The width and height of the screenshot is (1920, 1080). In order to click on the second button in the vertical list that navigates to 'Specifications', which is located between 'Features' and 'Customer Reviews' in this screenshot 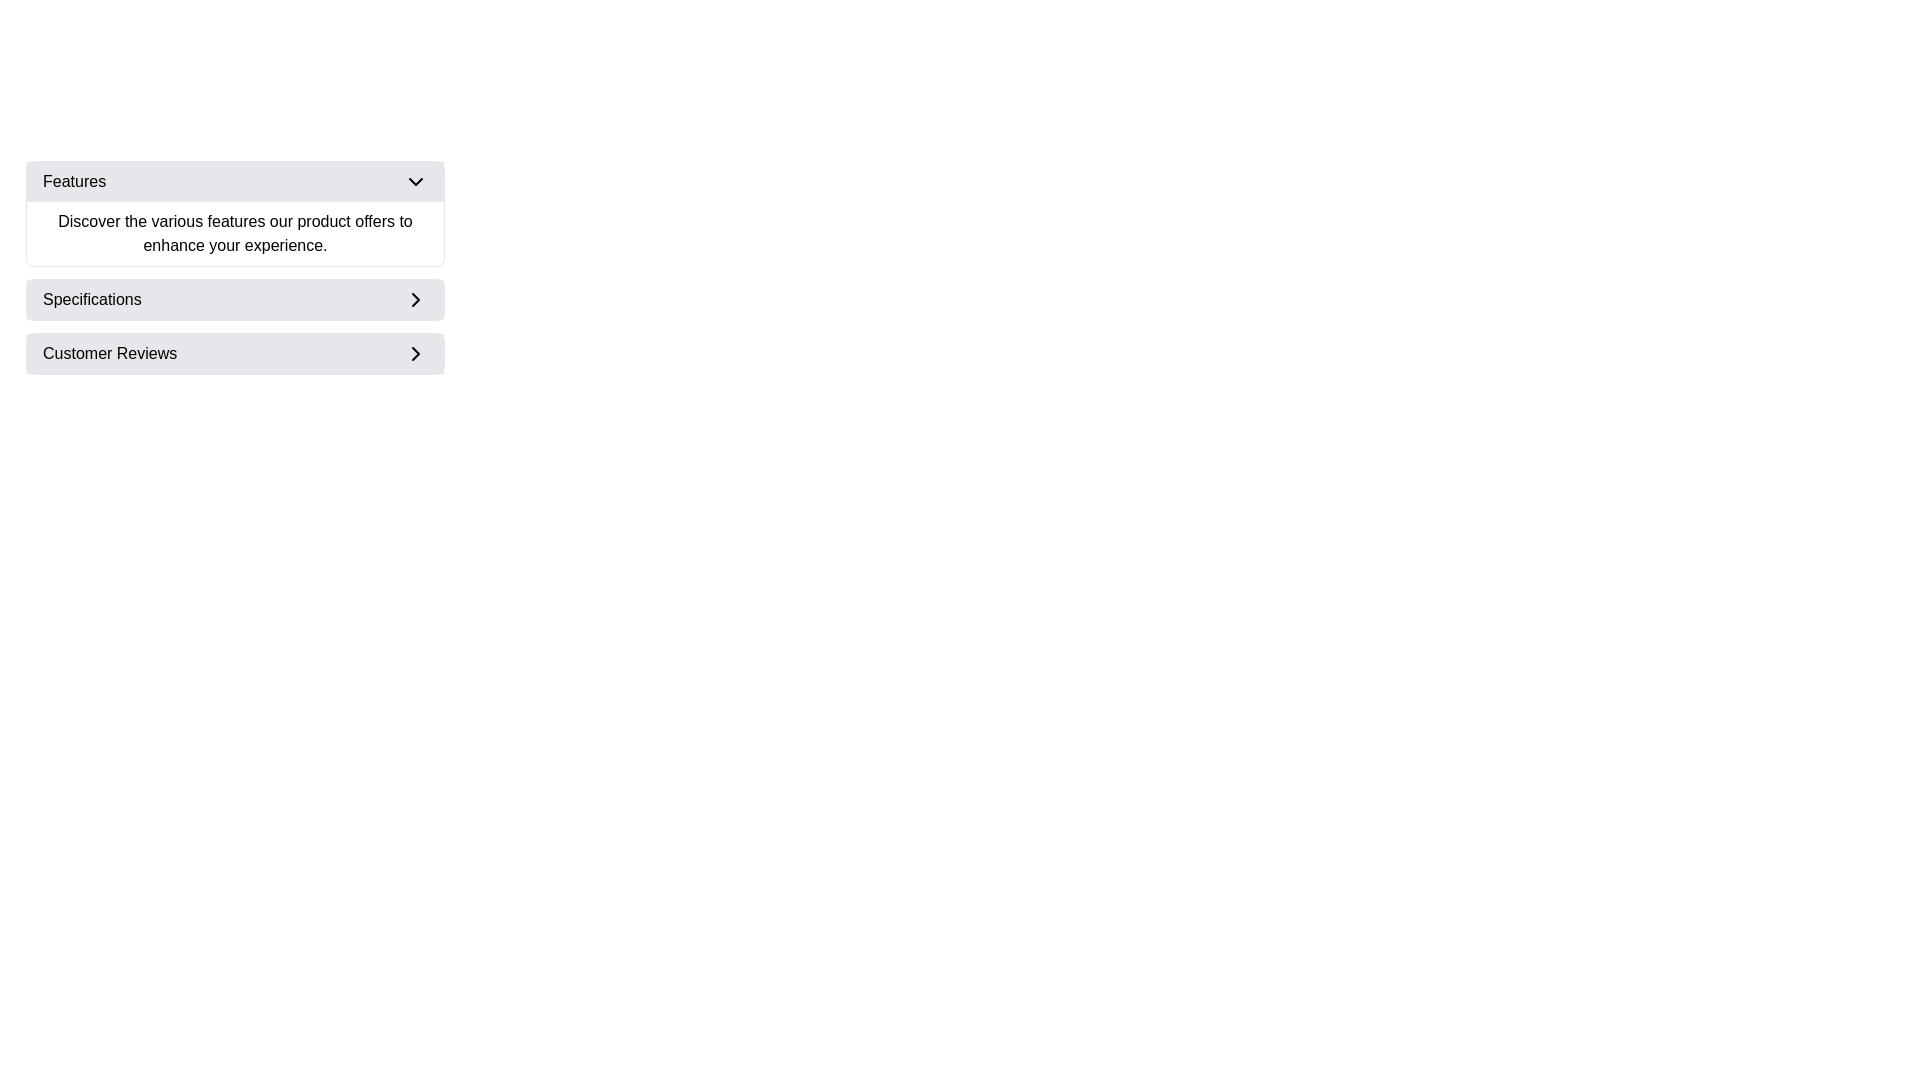, I will do `click(235, 300)`.